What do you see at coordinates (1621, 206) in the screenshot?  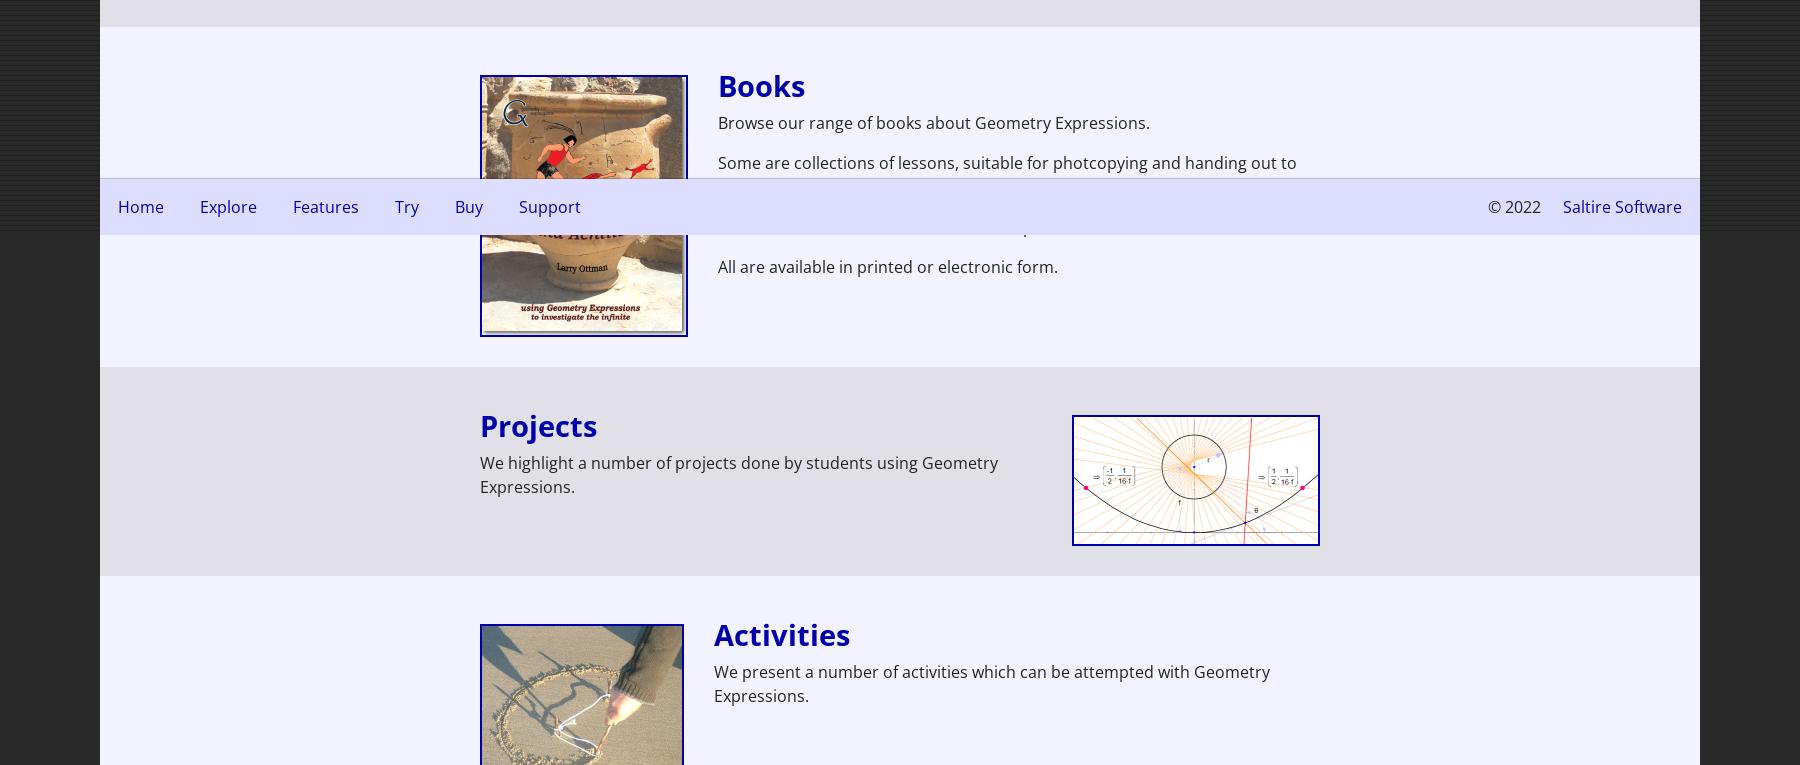 I see `'Saltire Software'` at bounding box center [1621, 206].